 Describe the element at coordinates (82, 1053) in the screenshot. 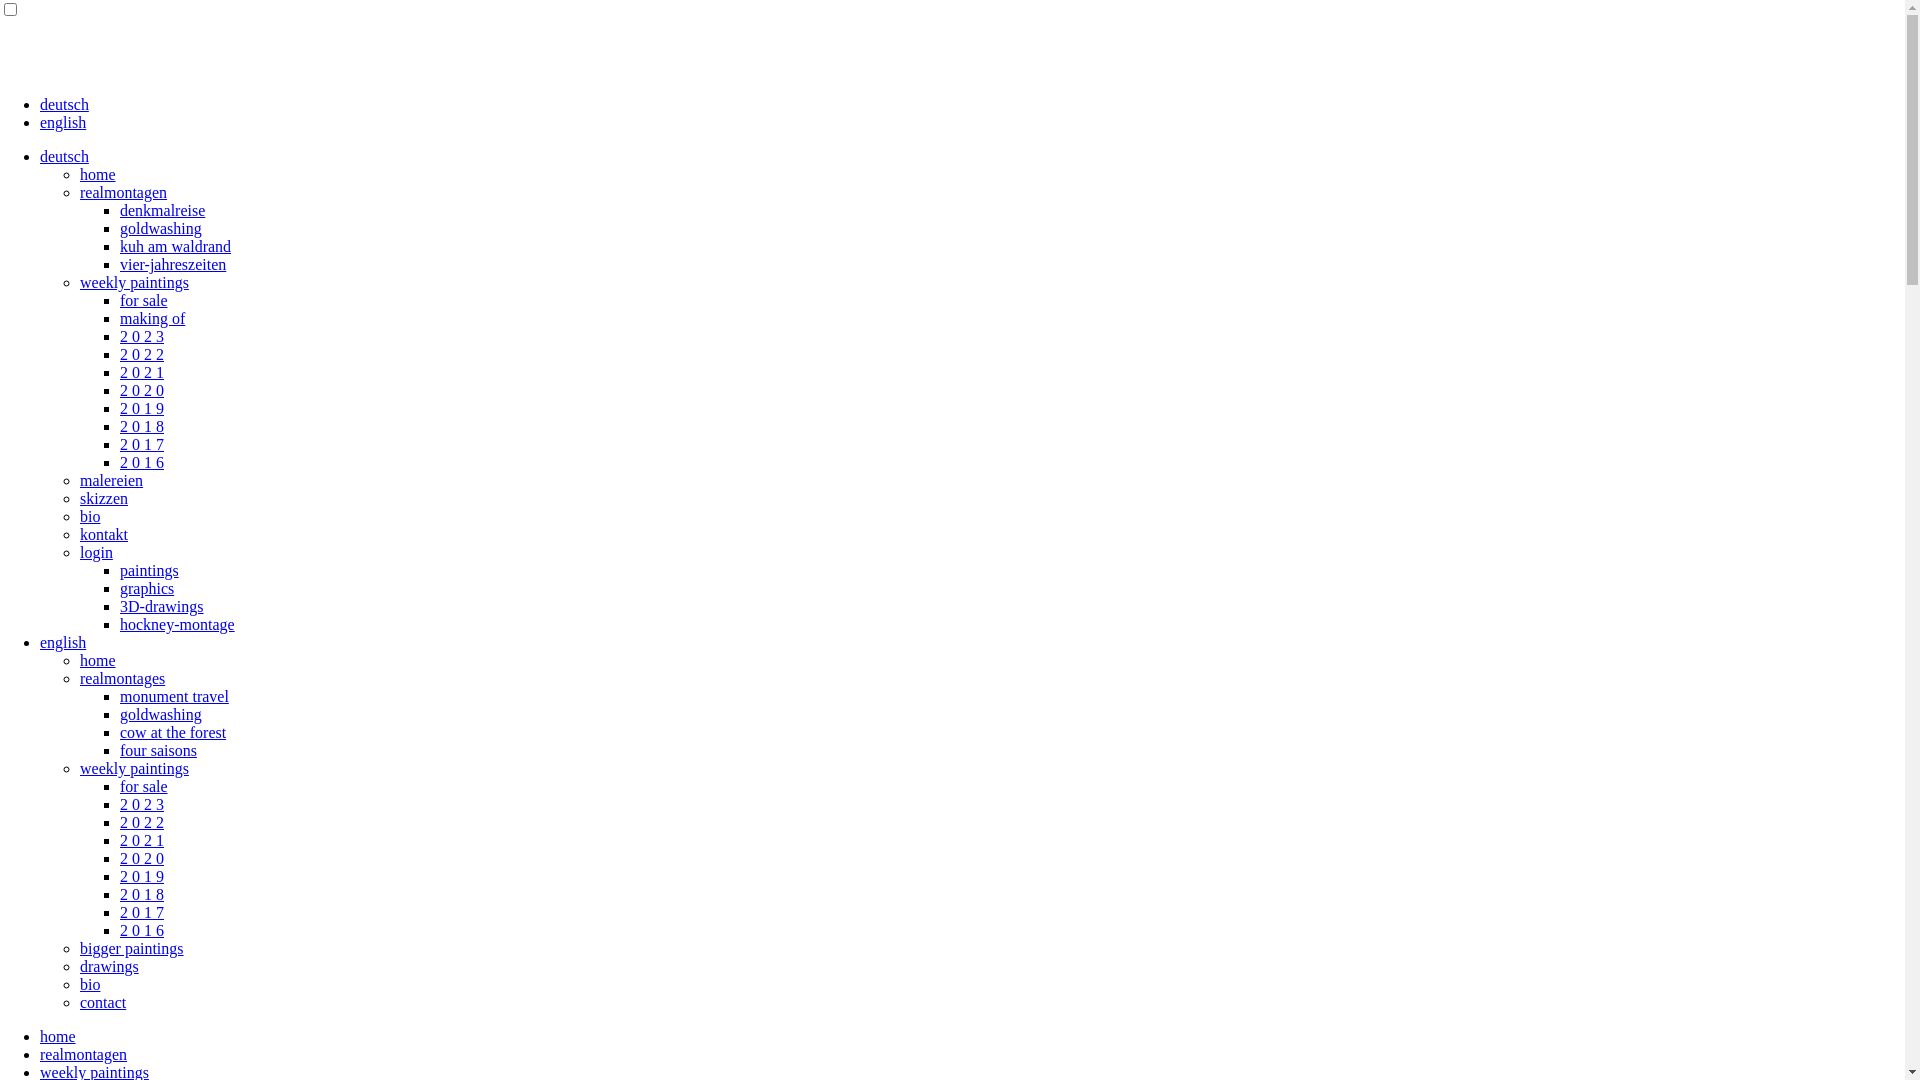

I see `'realmontagen'` at that location.